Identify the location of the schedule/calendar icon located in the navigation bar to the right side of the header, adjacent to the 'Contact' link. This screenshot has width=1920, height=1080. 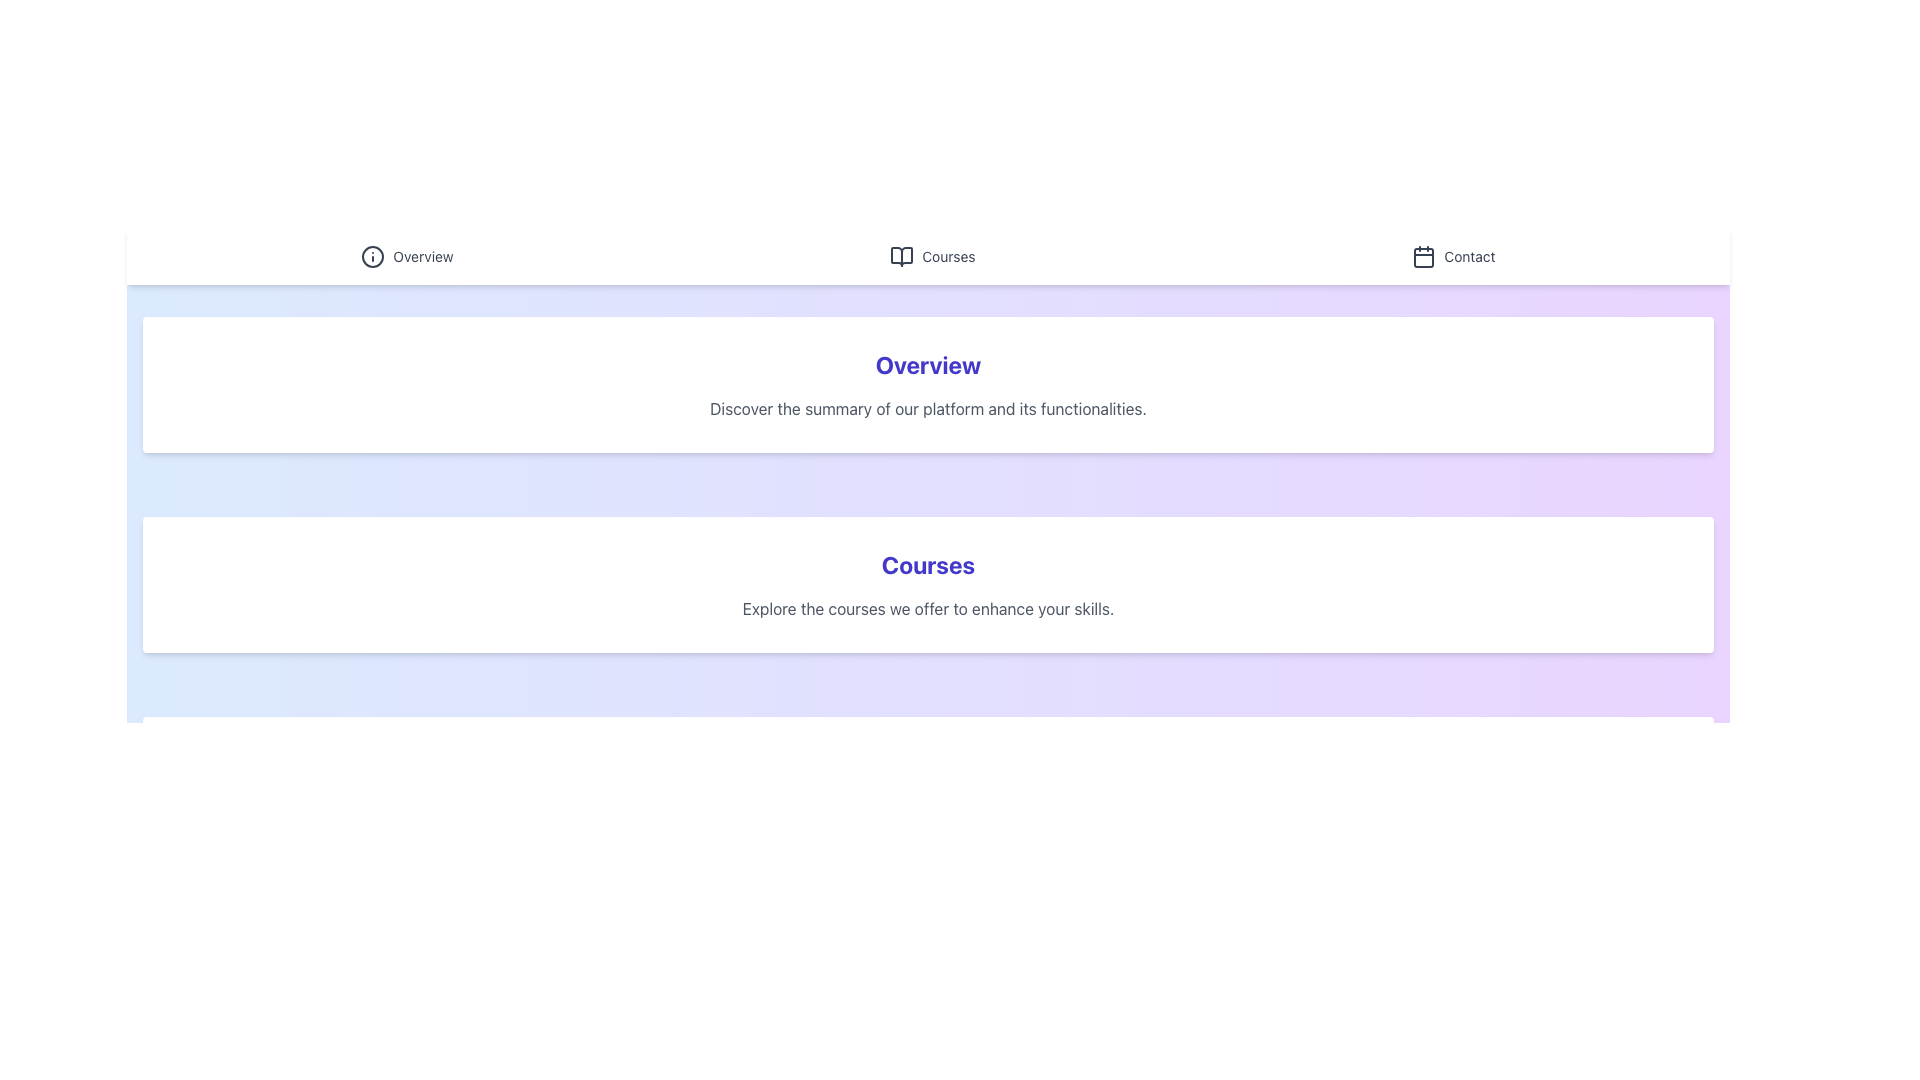
(1423, 256).